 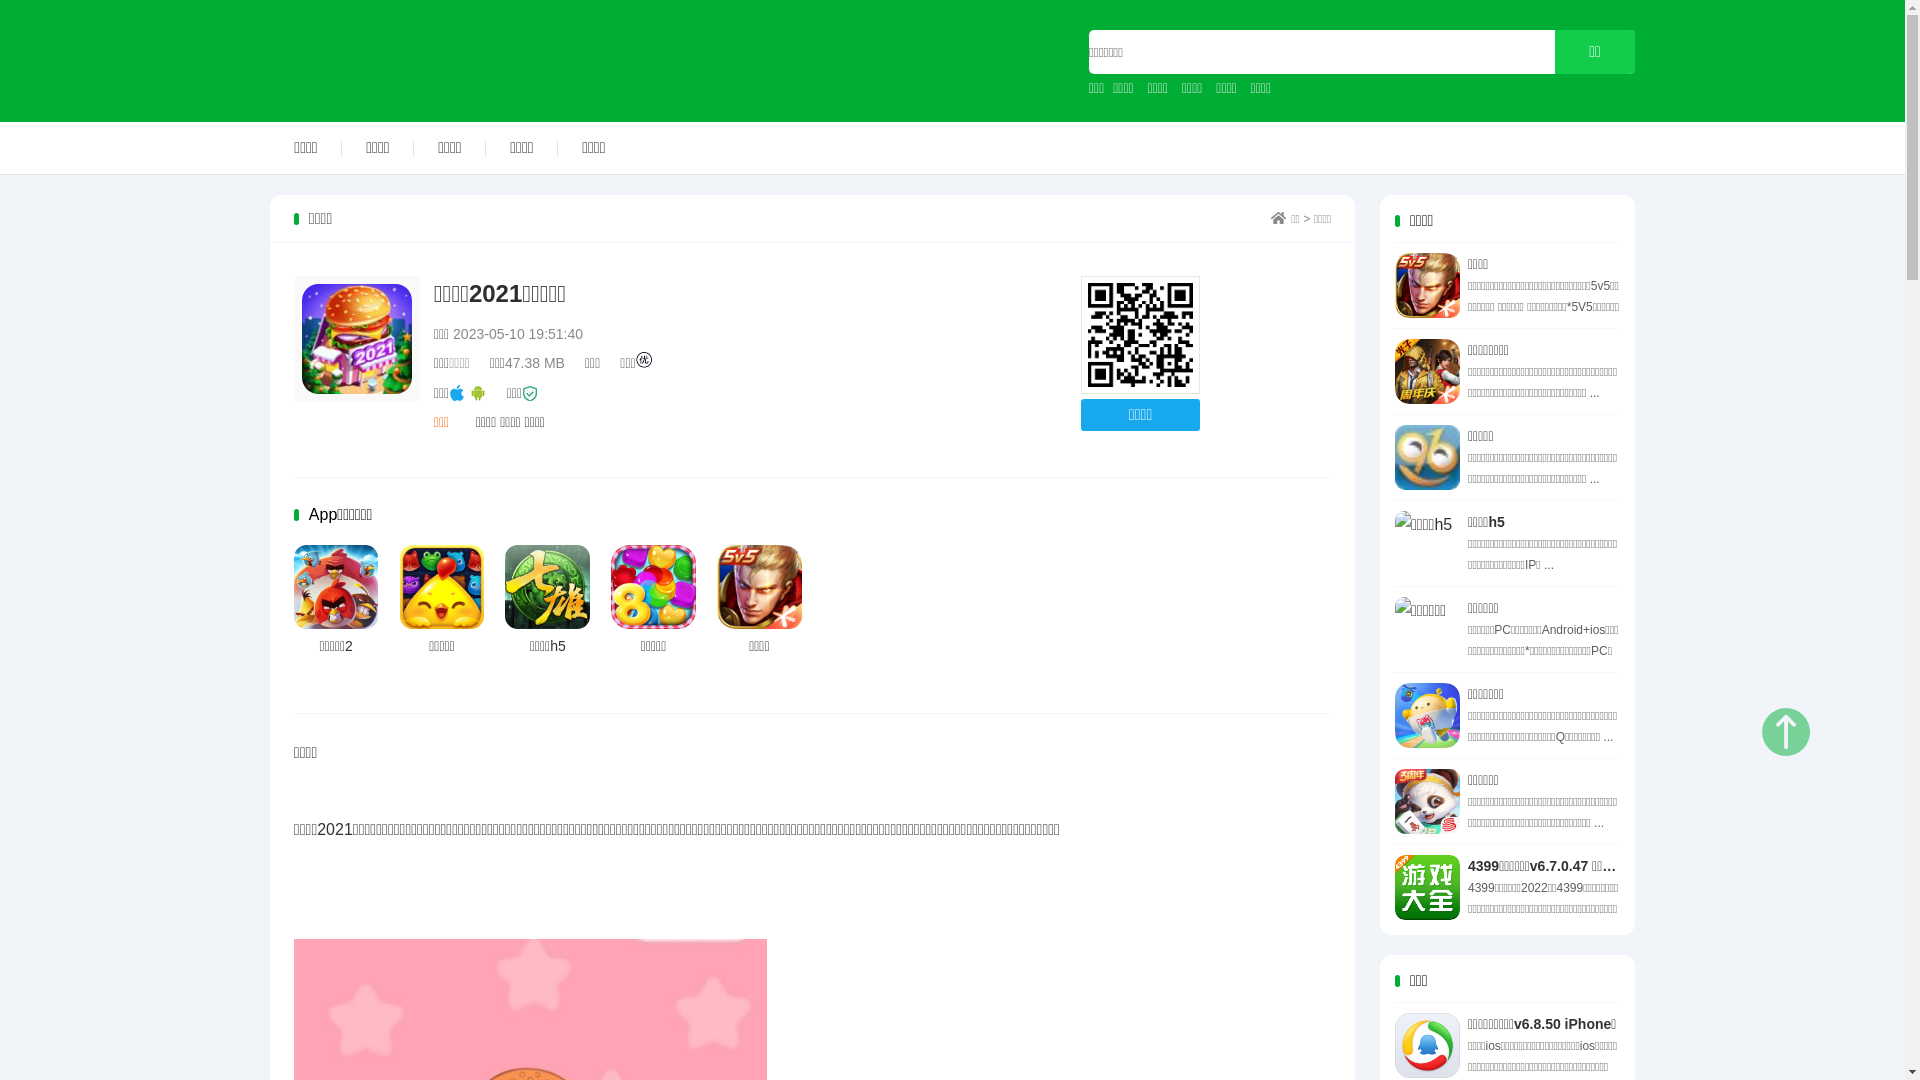 I want to click on 'http://www.818app.com', so click(x=1087, y=334).